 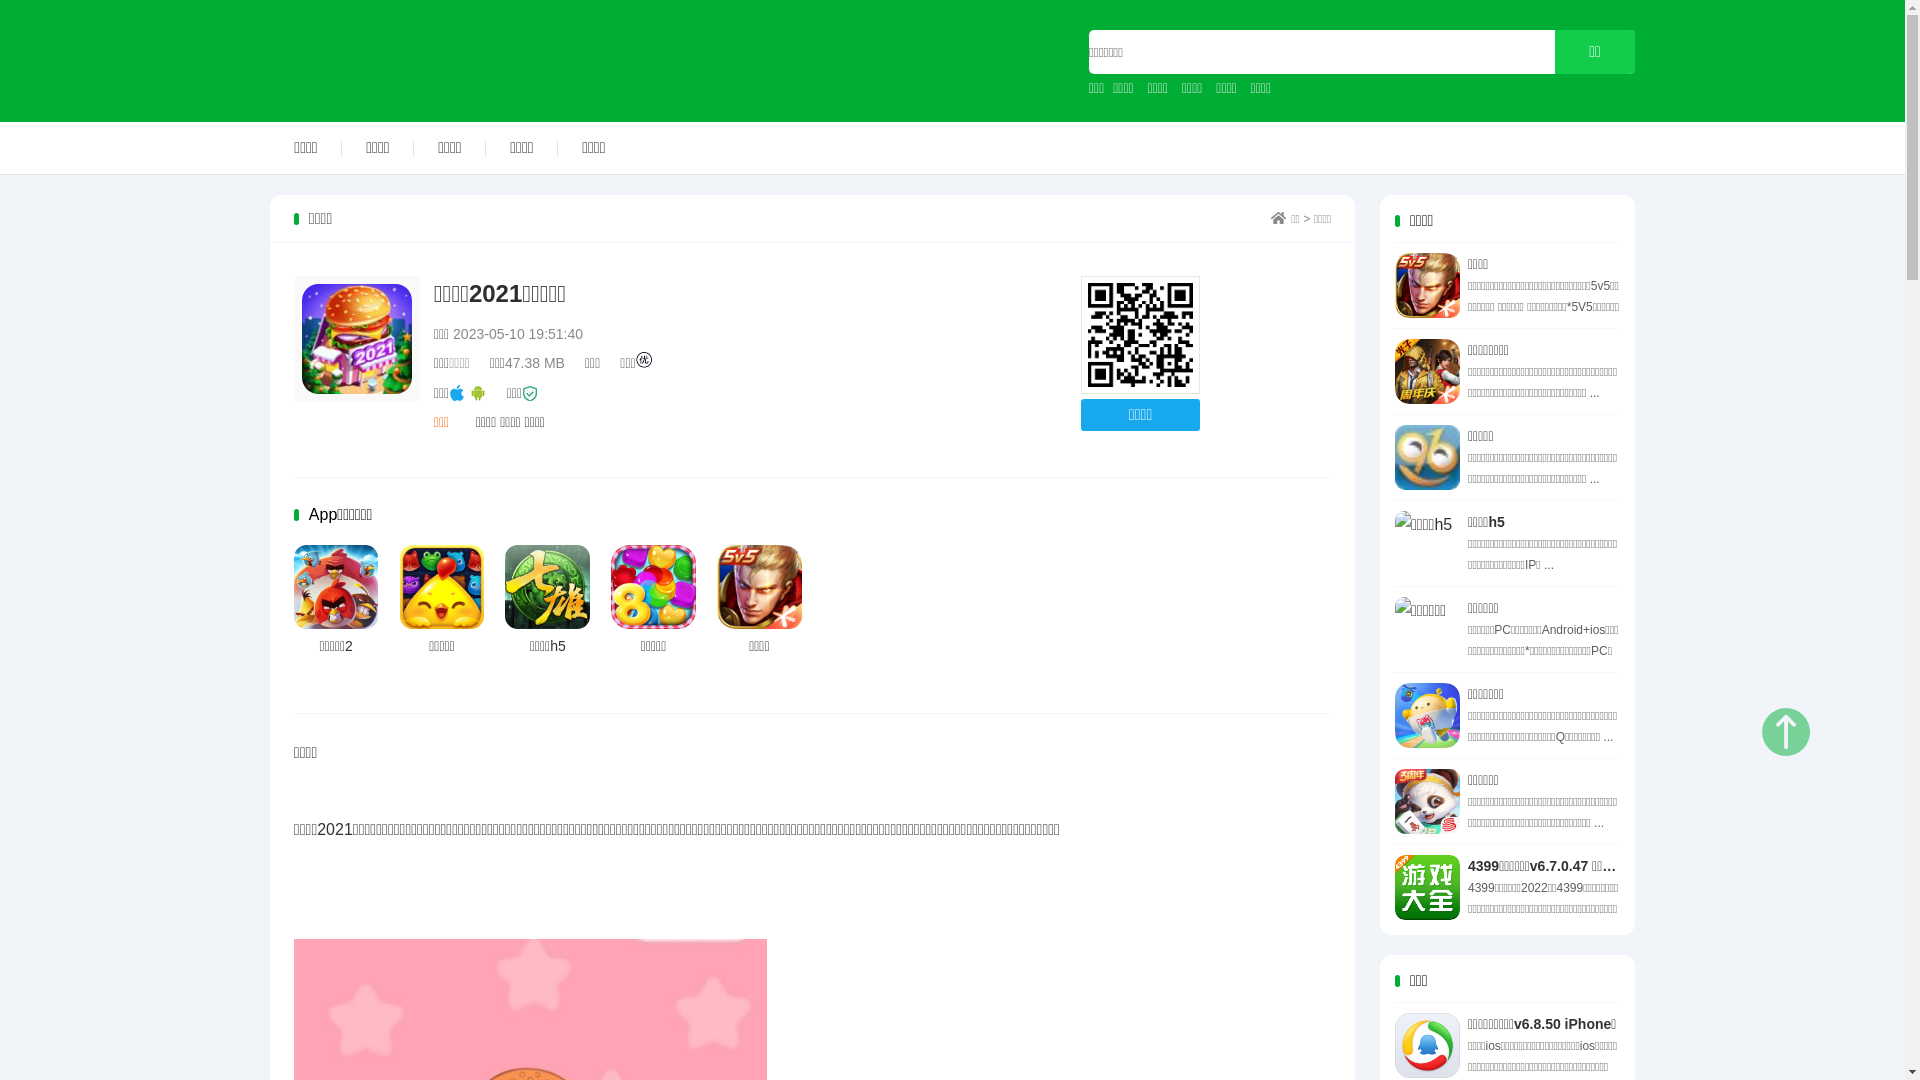 I want to click on 'http://www.818app.com', so click(x=1087, y=334).